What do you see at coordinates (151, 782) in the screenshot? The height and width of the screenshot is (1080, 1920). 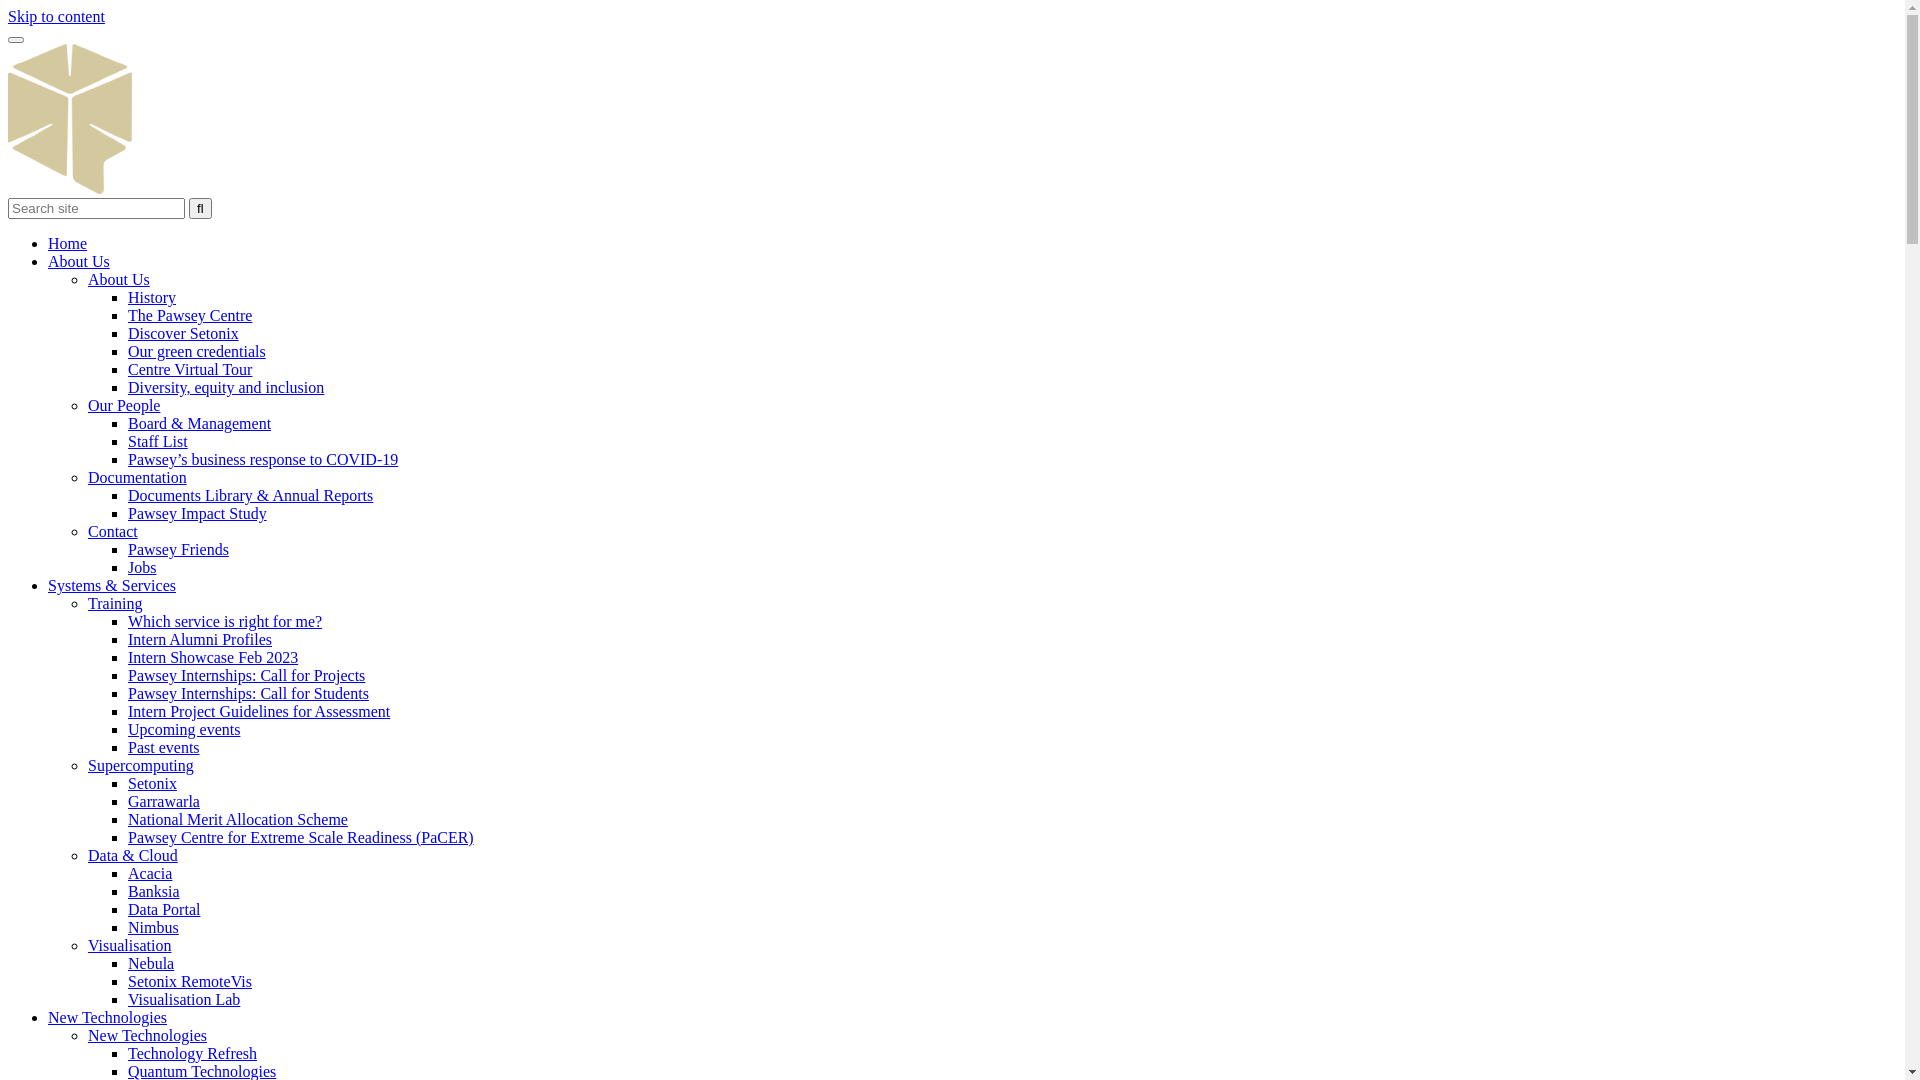 I see `'Setonix'` at bounding box center [151, 782].